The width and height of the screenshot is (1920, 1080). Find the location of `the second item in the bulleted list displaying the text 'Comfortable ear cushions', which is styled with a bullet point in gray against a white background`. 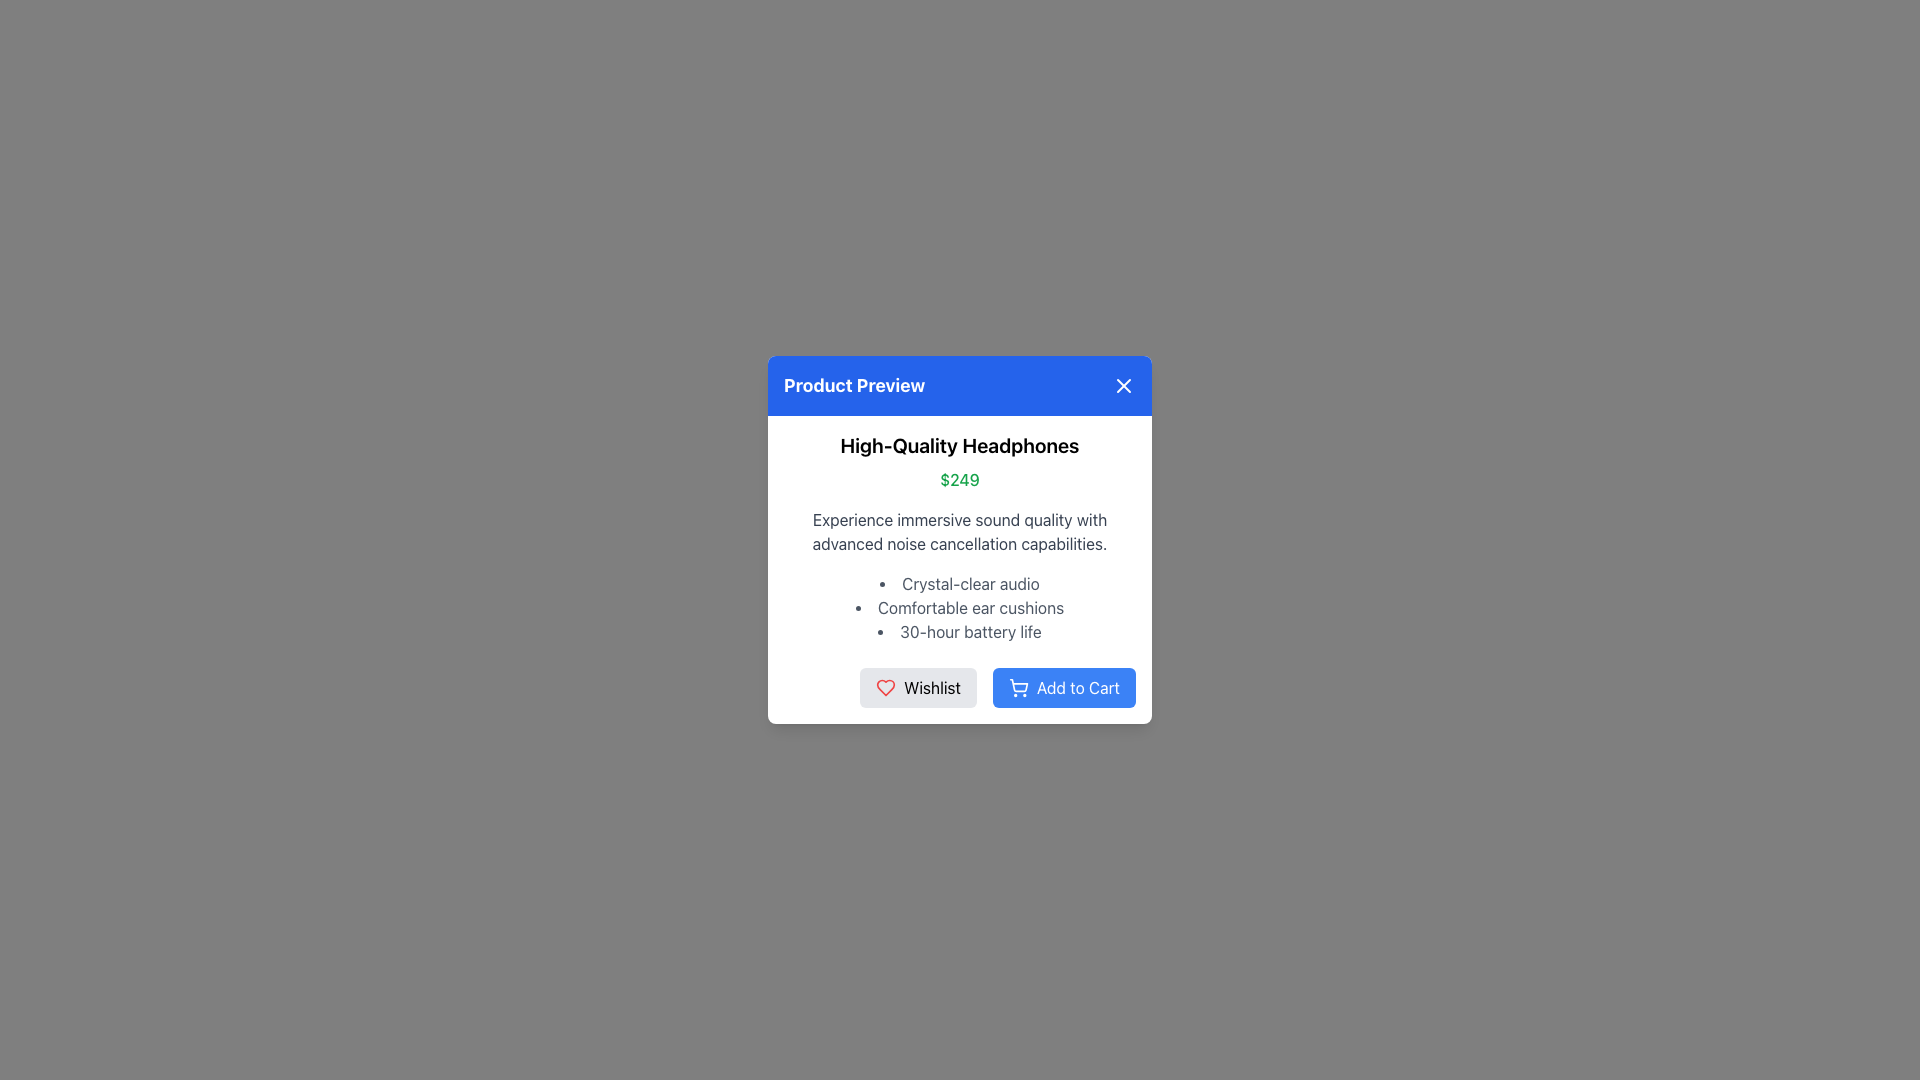

the second item in the bulleted list displaying the text 'Comfortable ear cushions', which is styled with a bullet point in gray against a white background is located at coordinates (960, 607).